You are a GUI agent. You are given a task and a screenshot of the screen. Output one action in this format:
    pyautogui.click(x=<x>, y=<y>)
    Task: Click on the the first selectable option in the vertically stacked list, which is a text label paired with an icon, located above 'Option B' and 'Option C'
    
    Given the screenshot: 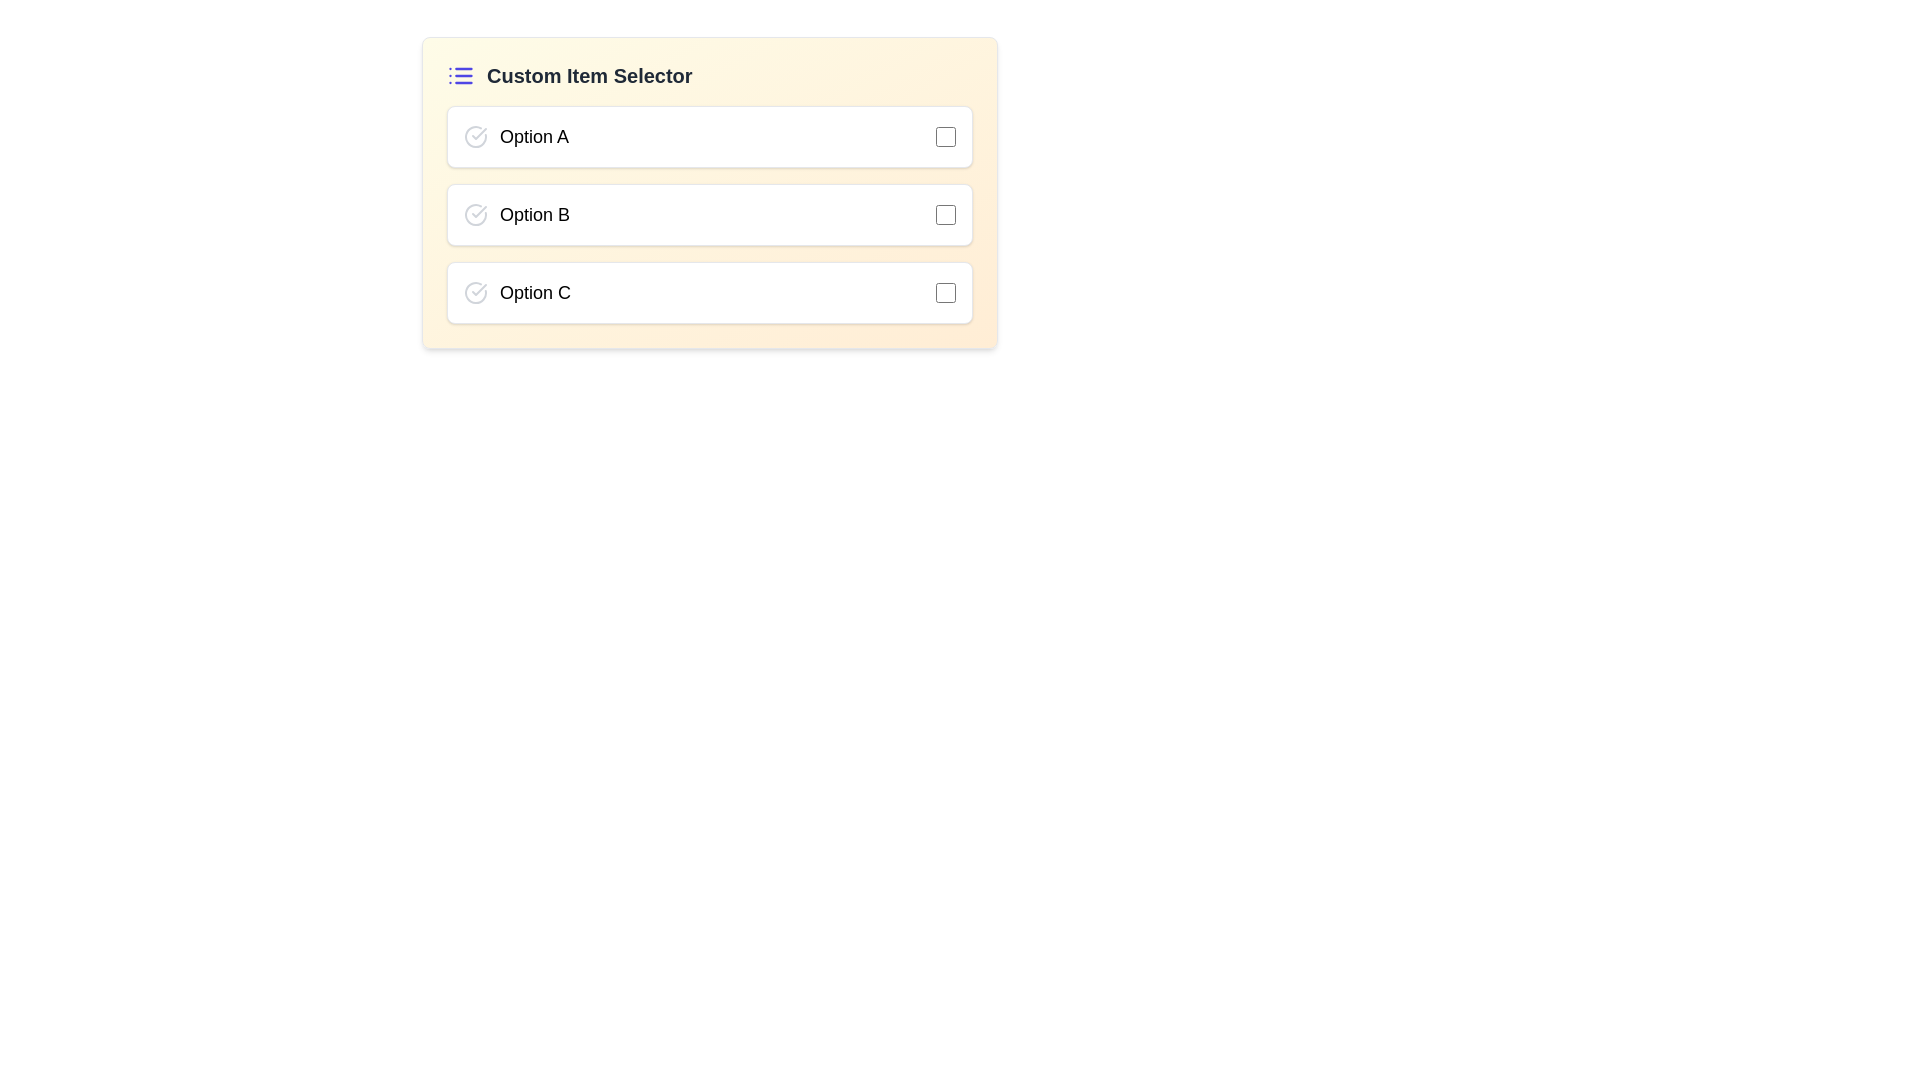 What is the action you would take?
    pyautogui.click(x=515, y=136)
    